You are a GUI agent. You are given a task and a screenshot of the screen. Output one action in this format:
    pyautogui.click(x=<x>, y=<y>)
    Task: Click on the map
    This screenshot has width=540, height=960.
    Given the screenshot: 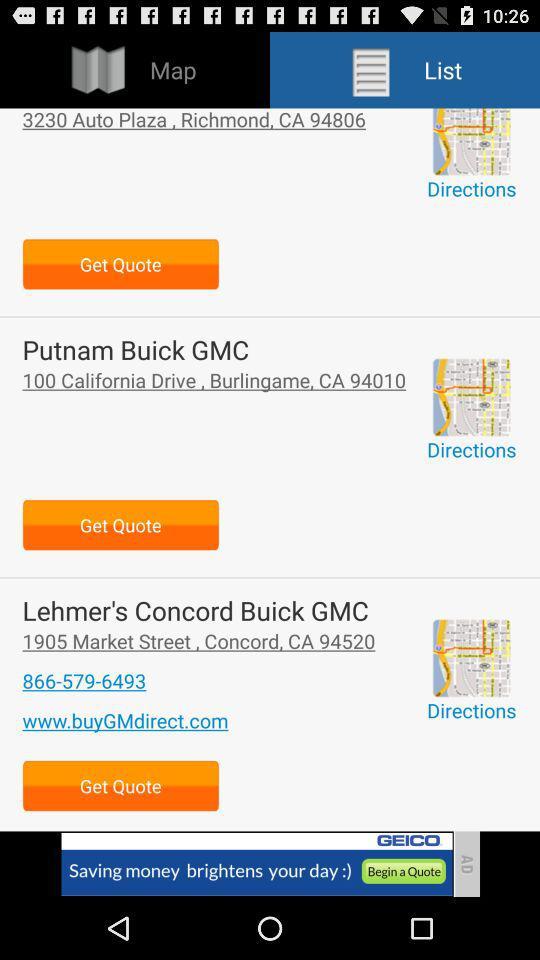 What is the action you would take?
    pyautogui.click(x=471, y=396)
    